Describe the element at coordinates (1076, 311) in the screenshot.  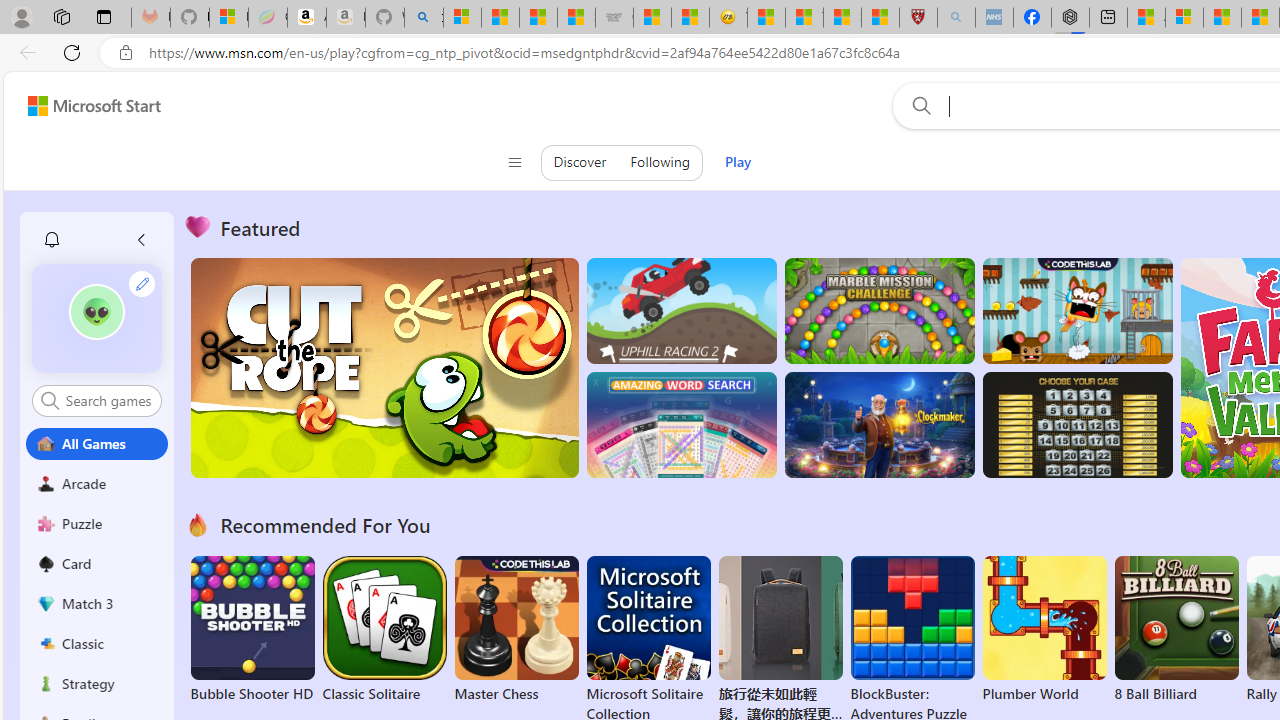
I see `'Squicky'` at that location.